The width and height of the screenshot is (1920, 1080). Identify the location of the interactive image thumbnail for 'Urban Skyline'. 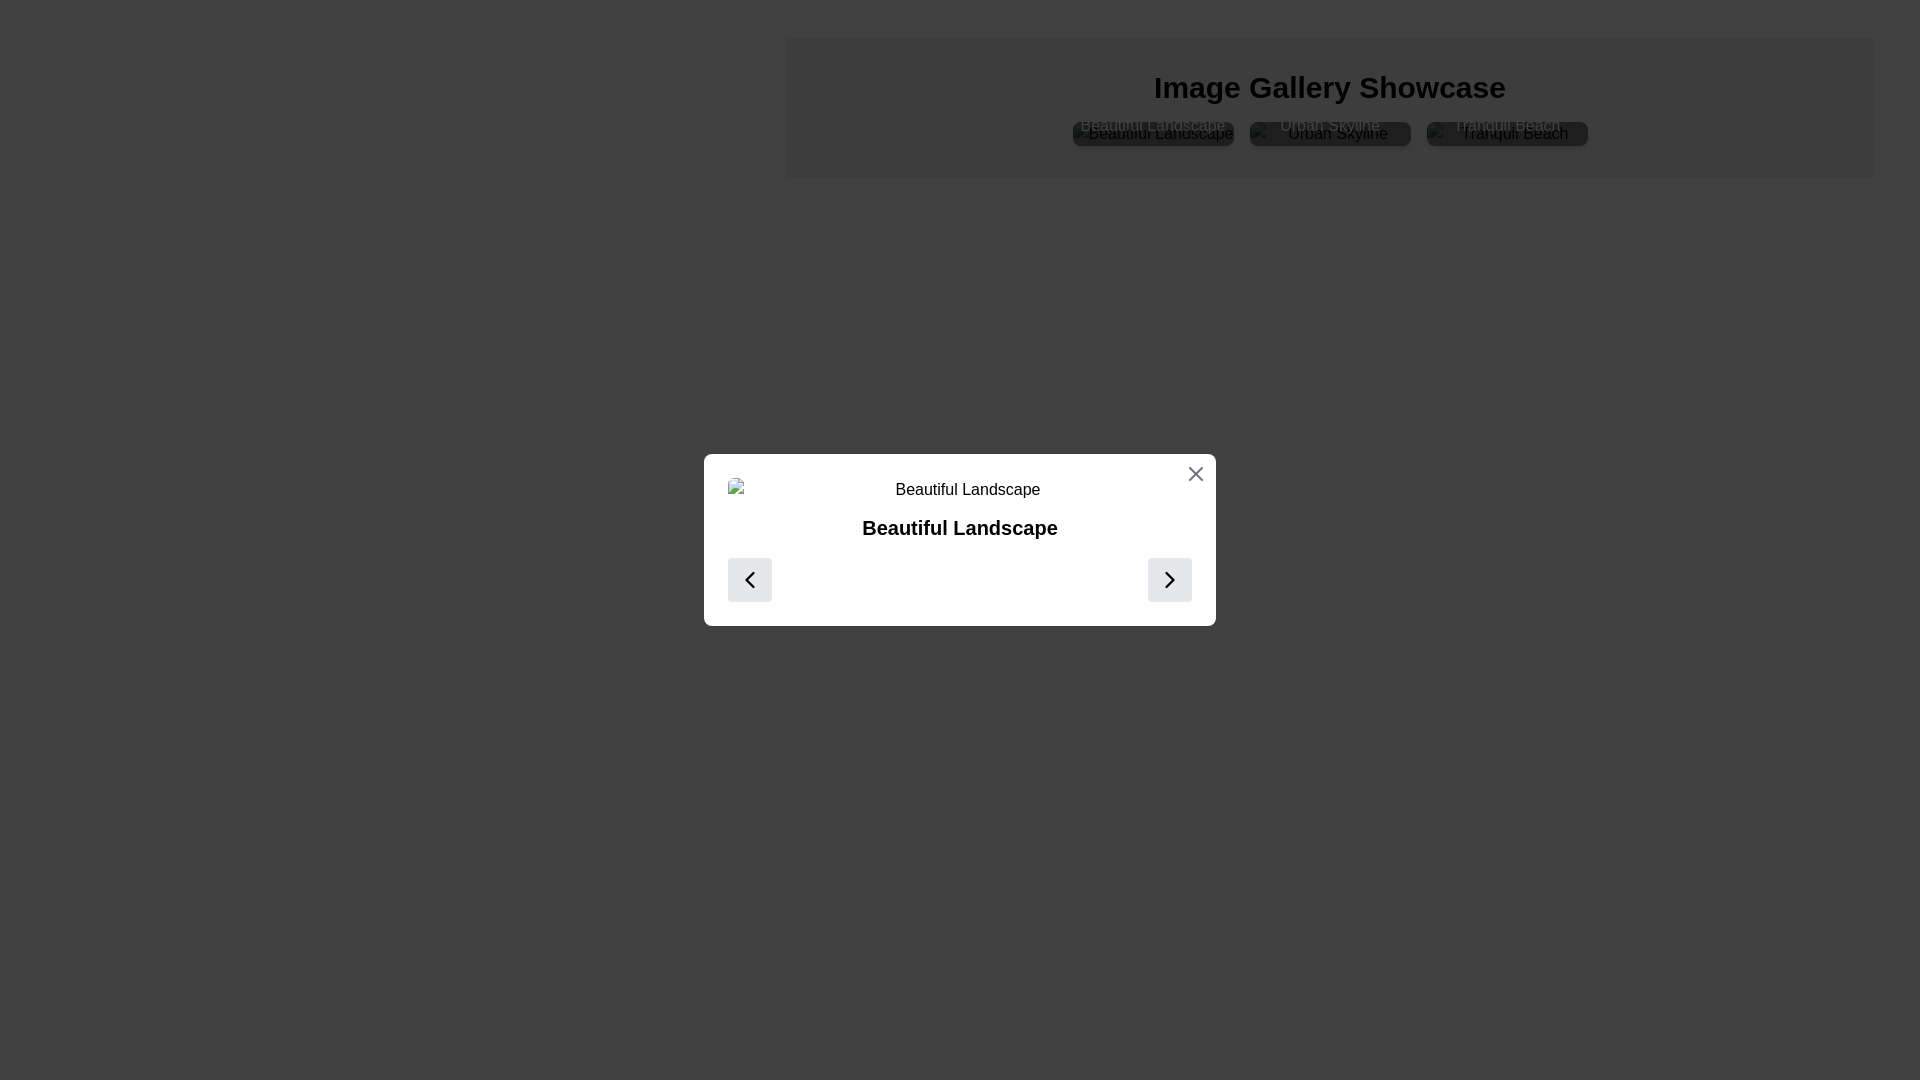
(1329, 134).